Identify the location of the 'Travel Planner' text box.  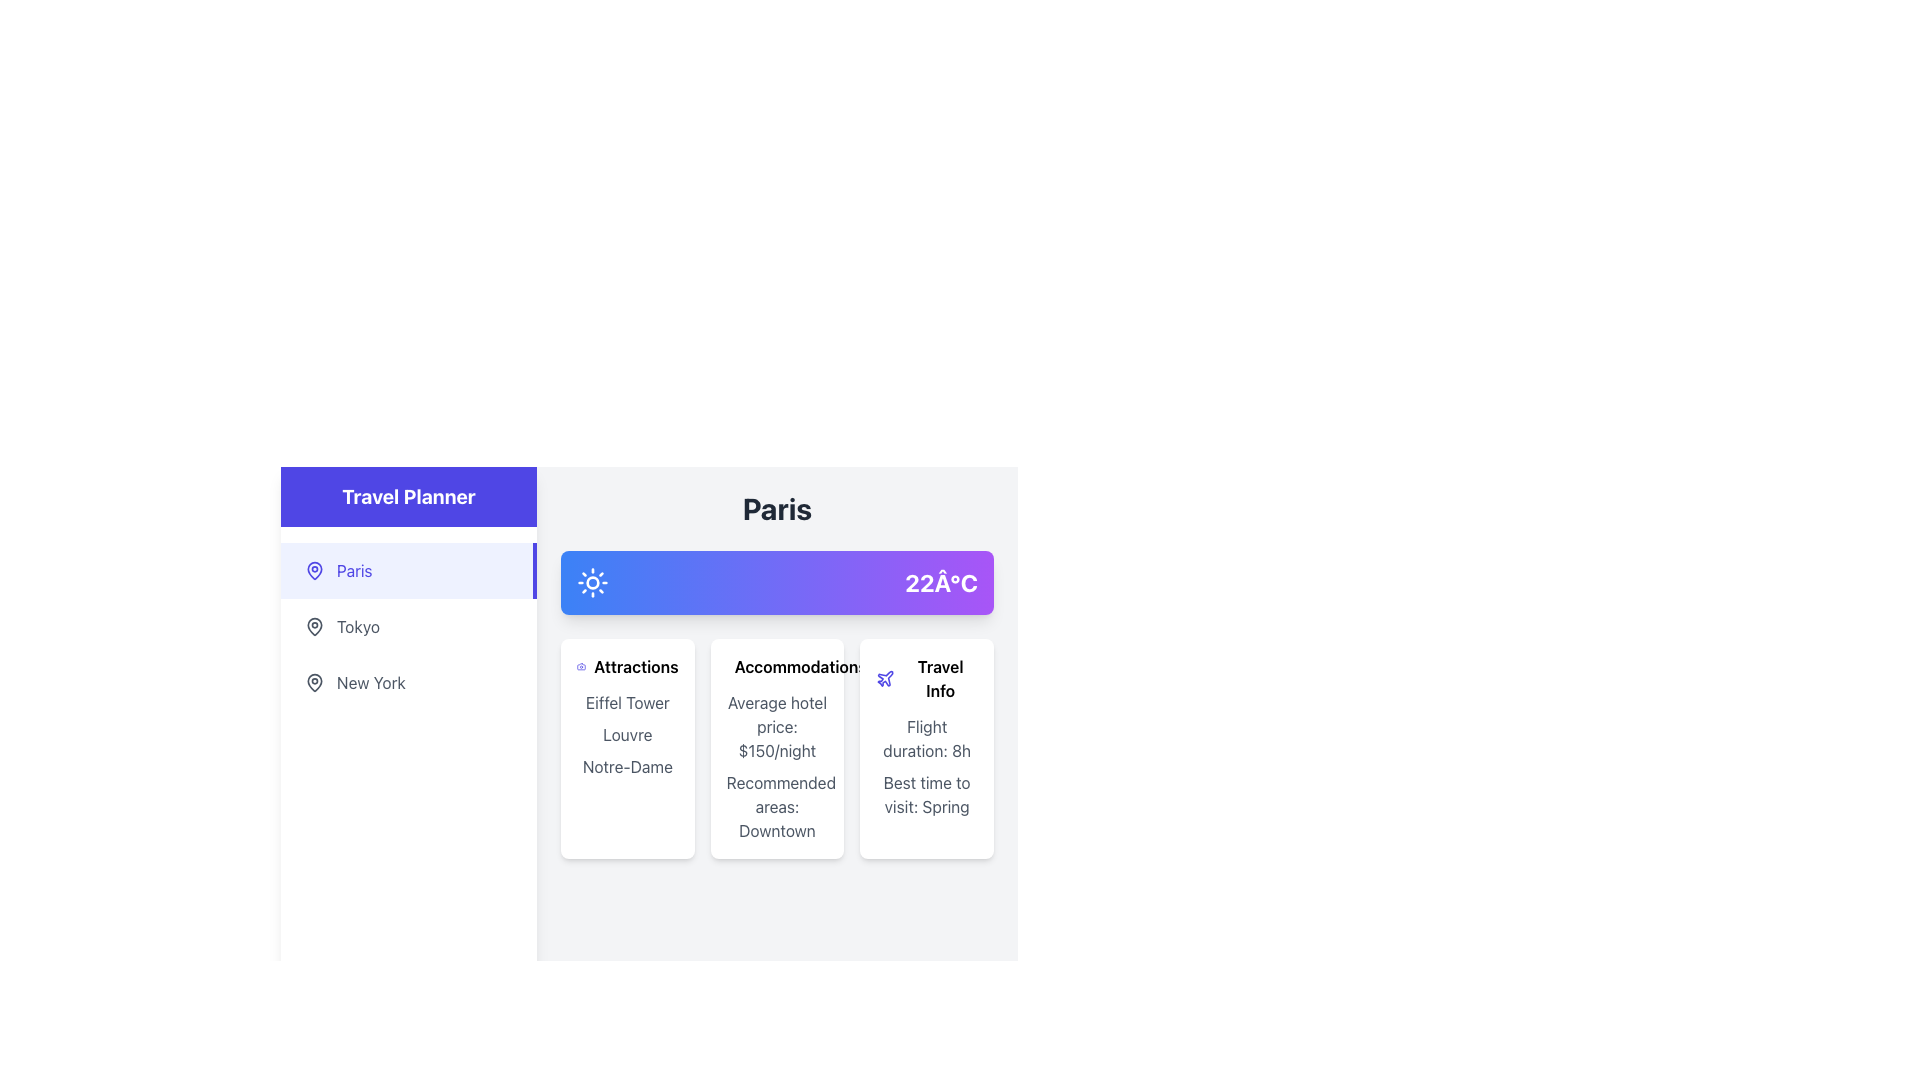
(407, 496).